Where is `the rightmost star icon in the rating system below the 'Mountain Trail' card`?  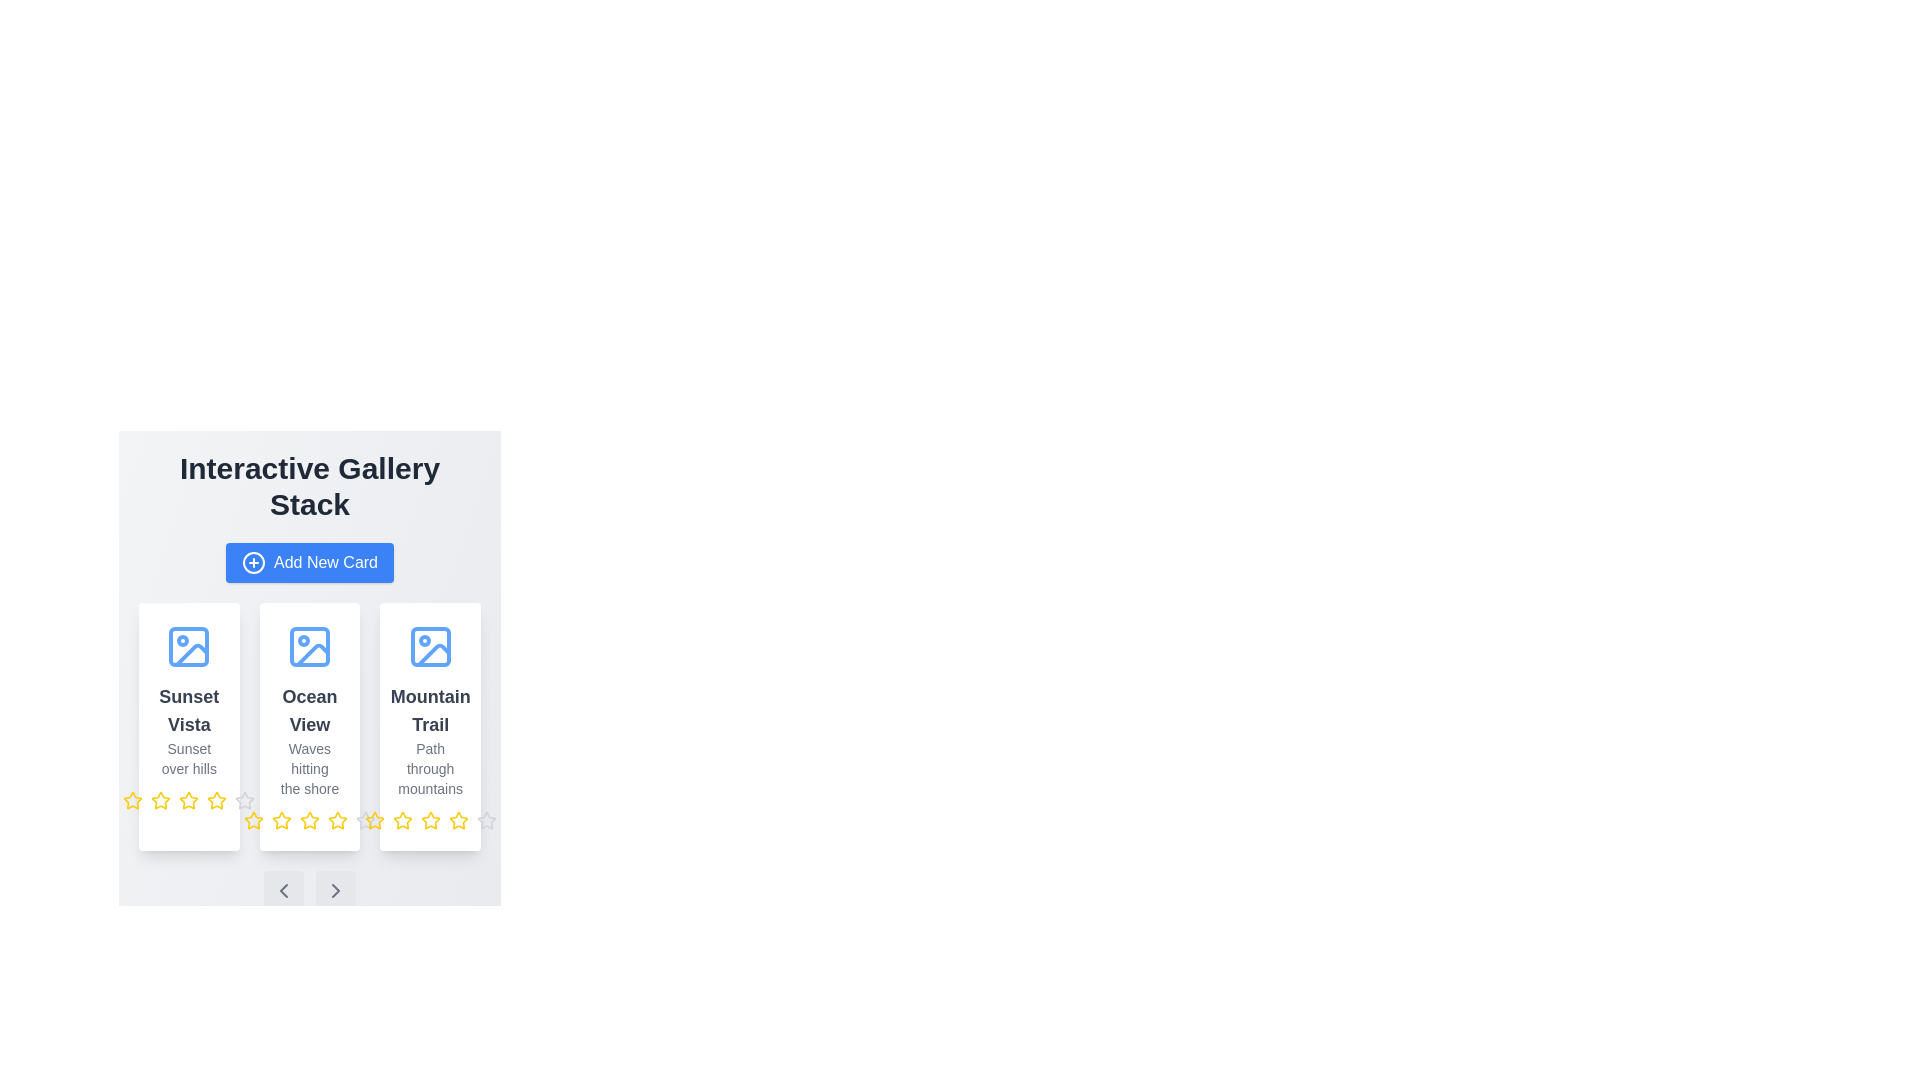
the rightmost star icon in the rating system below the 'Mountain Trail' card is located at coordinates (457, 820).